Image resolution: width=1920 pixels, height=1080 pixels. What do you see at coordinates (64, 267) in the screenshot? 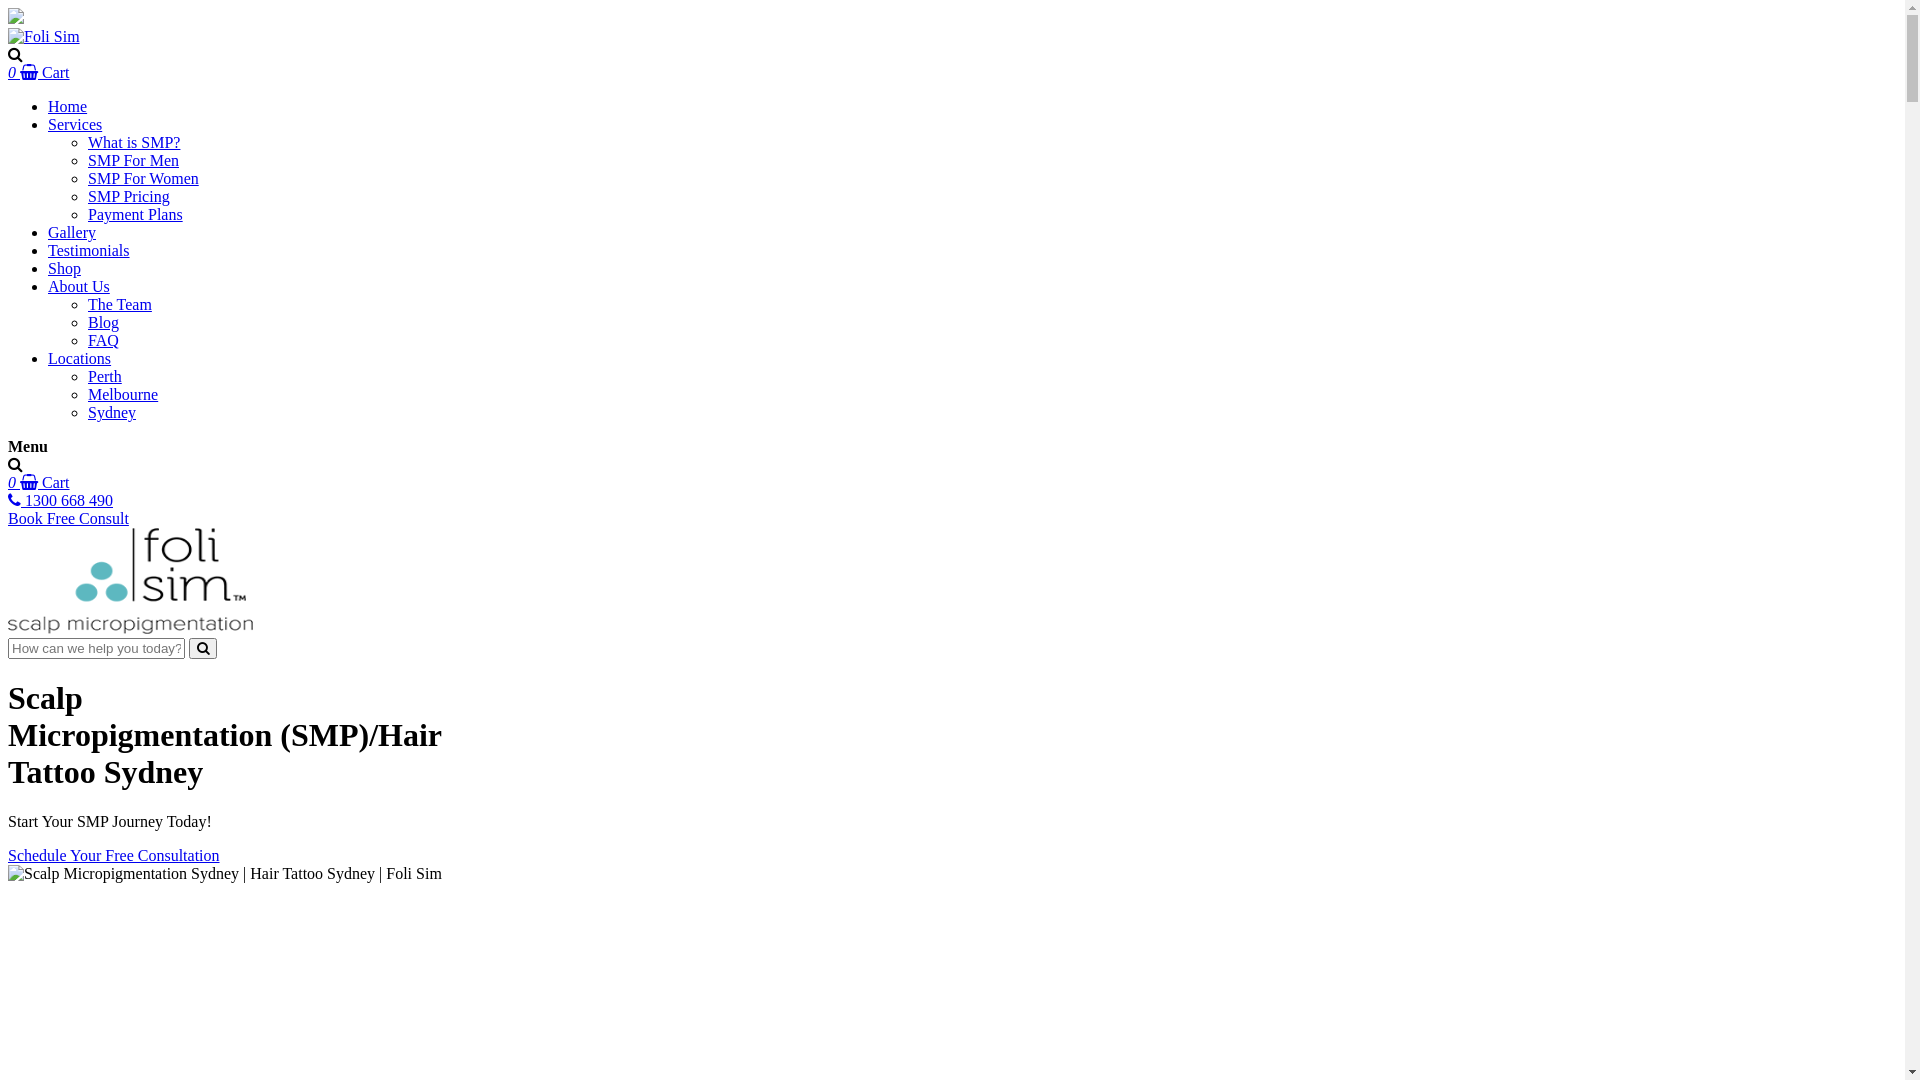
I see `'Shop'` at bounding box center [64, 267].